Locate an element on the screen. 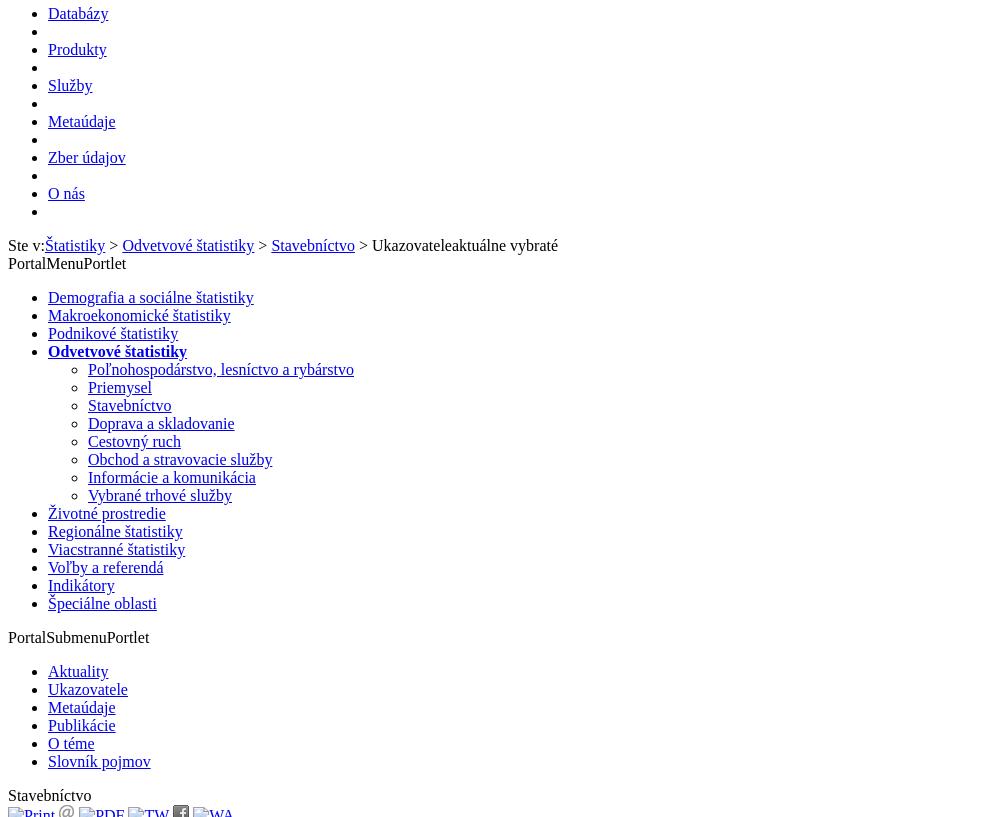  'Informácie a komunikácia' is located at coordinates (171, 477).